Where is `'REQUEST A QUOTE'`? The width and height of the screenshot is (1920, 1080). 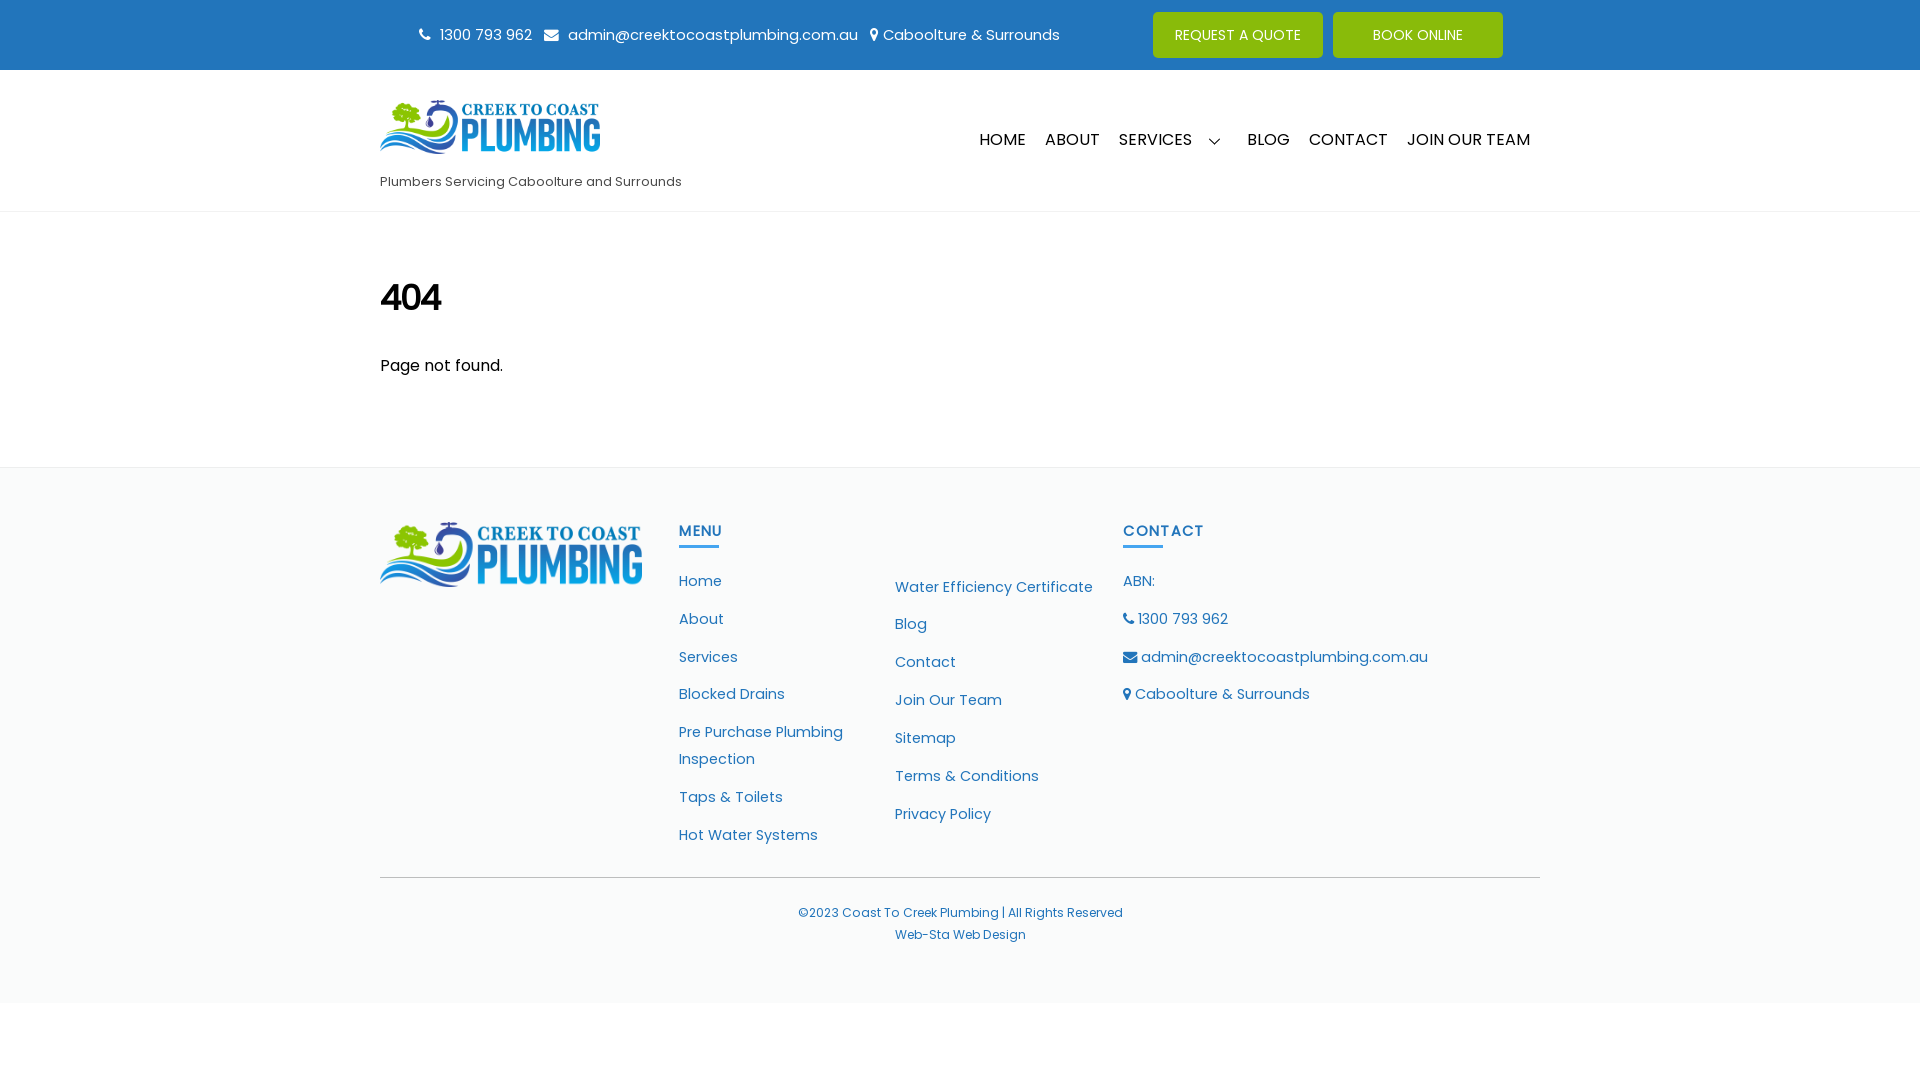
'REQUEST A QUOTE' is located at coordinates (1237, 34).